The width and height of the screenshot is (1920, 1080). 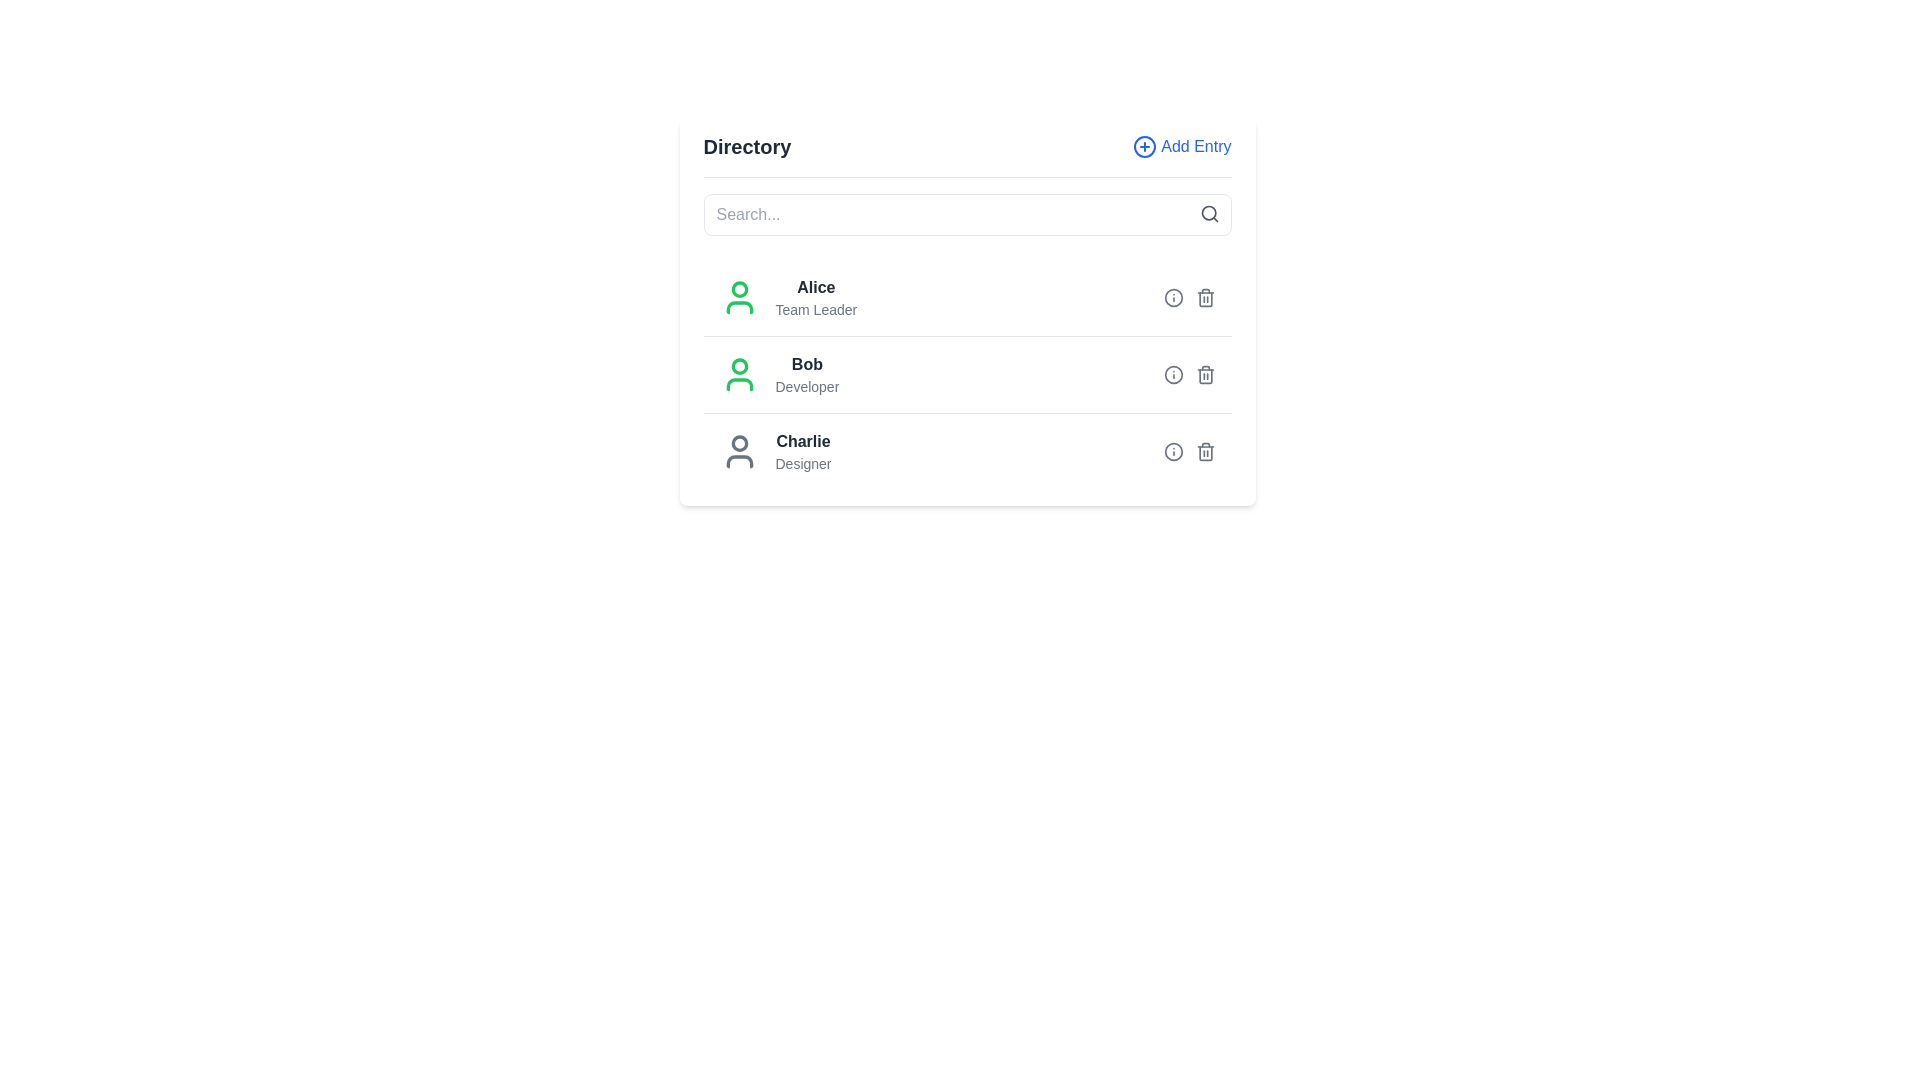 I want to click on the text block containing 'Bob' and 'Developer', so click(x=807, y=374).